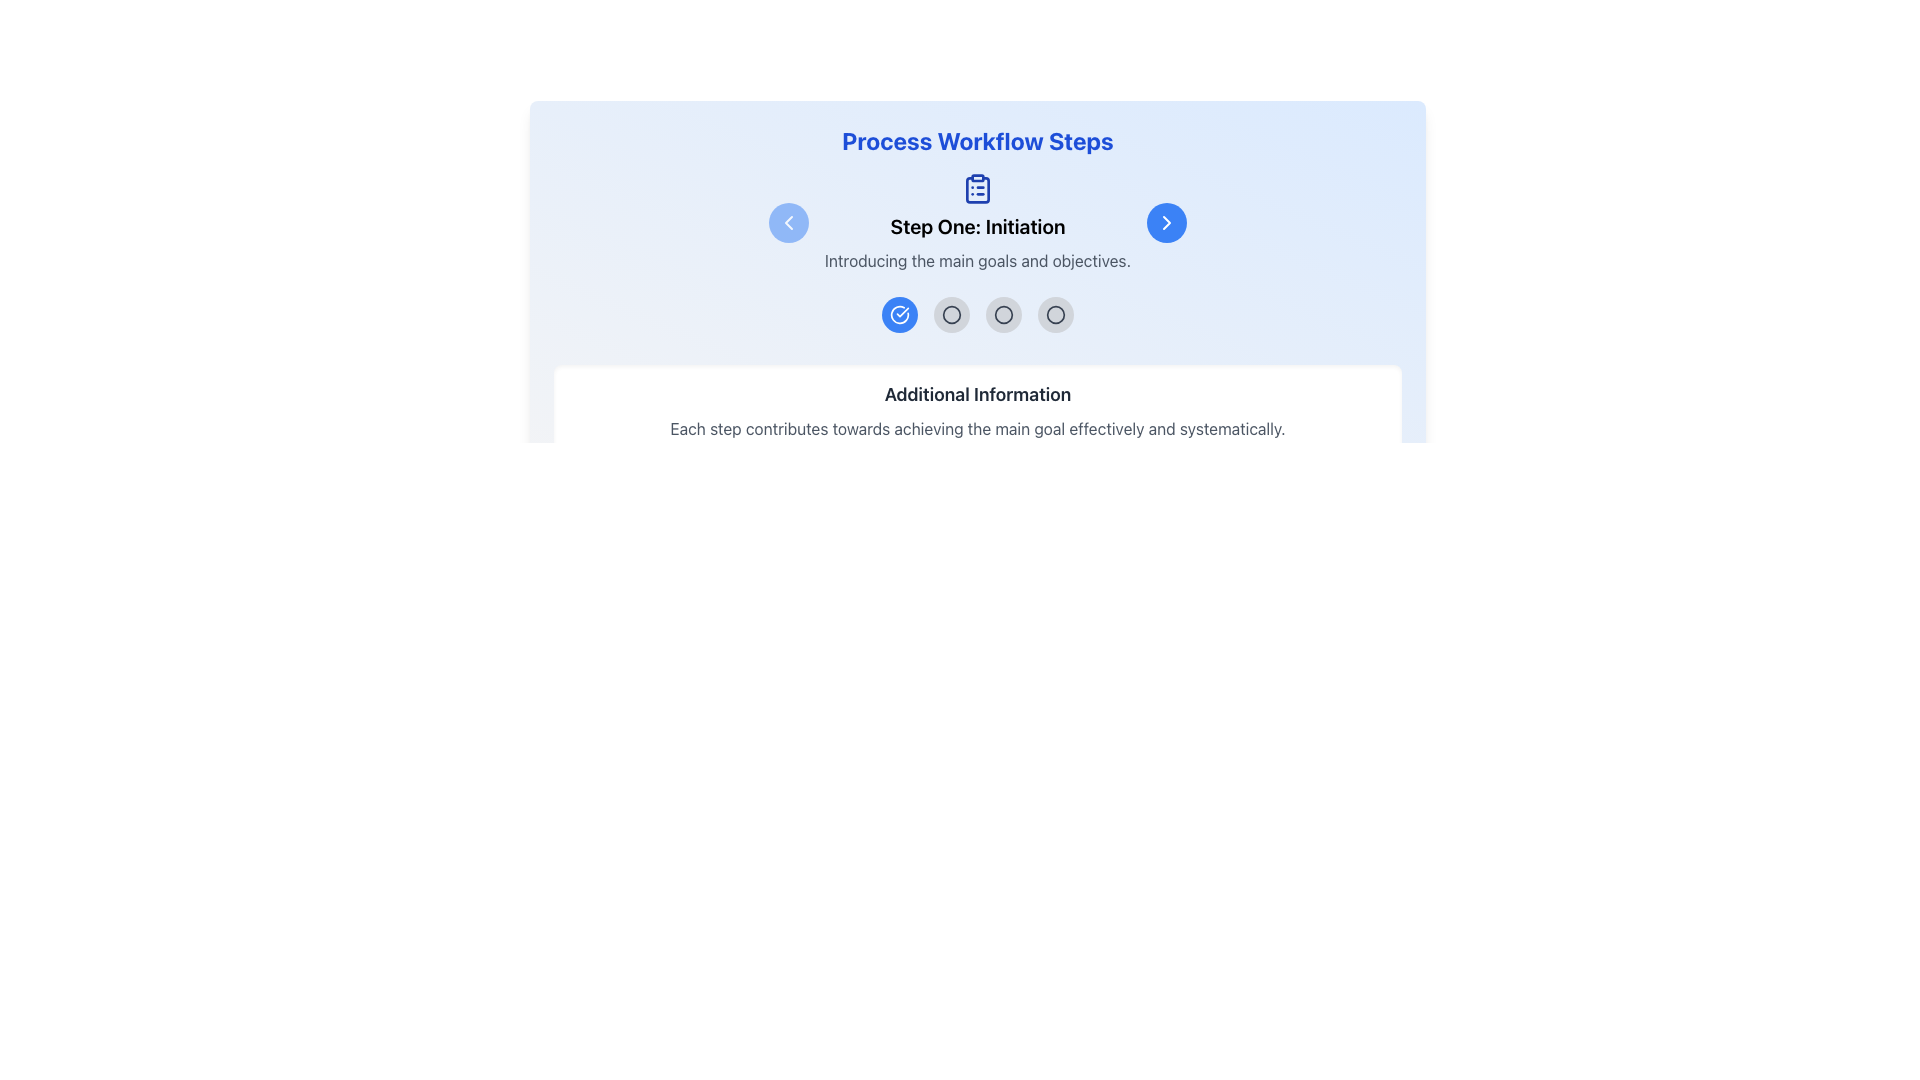 Image resolution: width=1920 pixels, height=1080 pixels. I want to click on the circular button located between a blue checkmark icon and an unfilled circle in the button group, so click(950, 315).